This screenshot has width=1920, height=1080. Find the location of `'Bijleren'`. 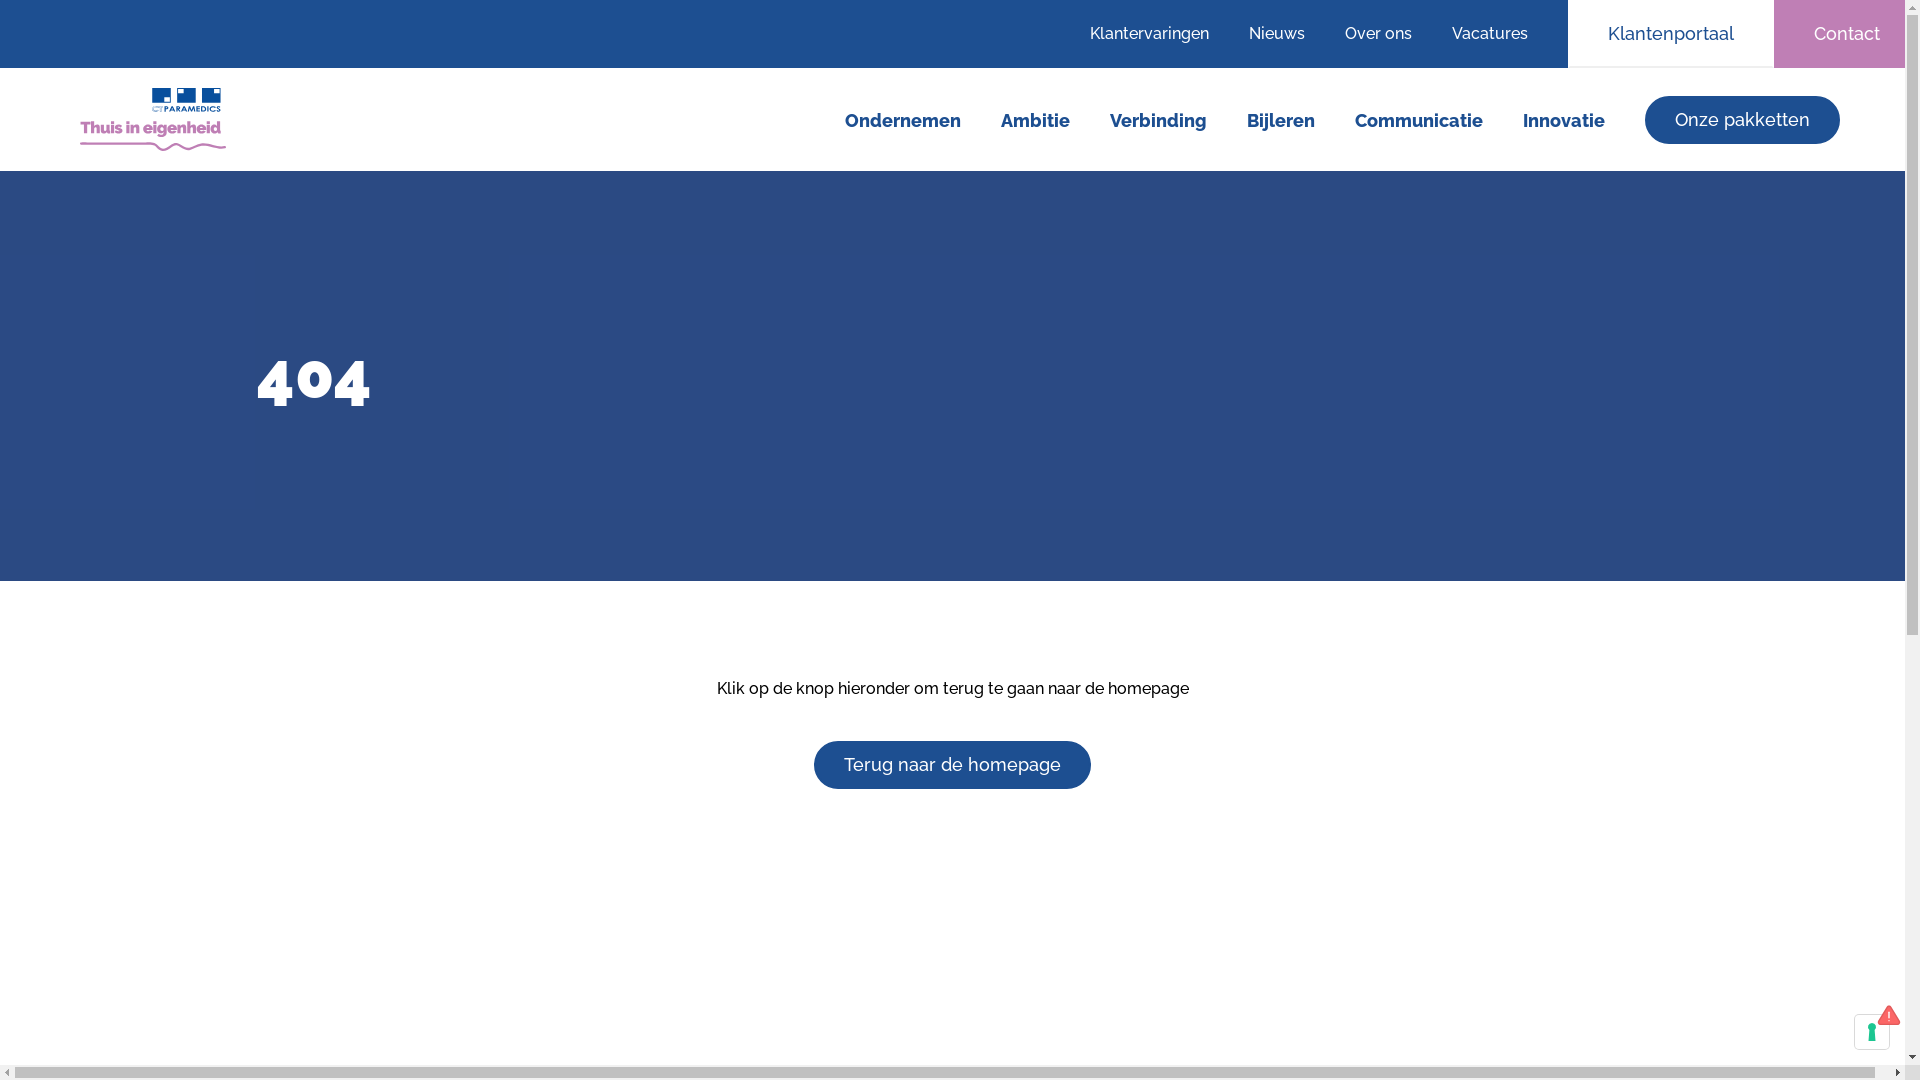

'Bijleren' is located at coordinates (1281, 120).